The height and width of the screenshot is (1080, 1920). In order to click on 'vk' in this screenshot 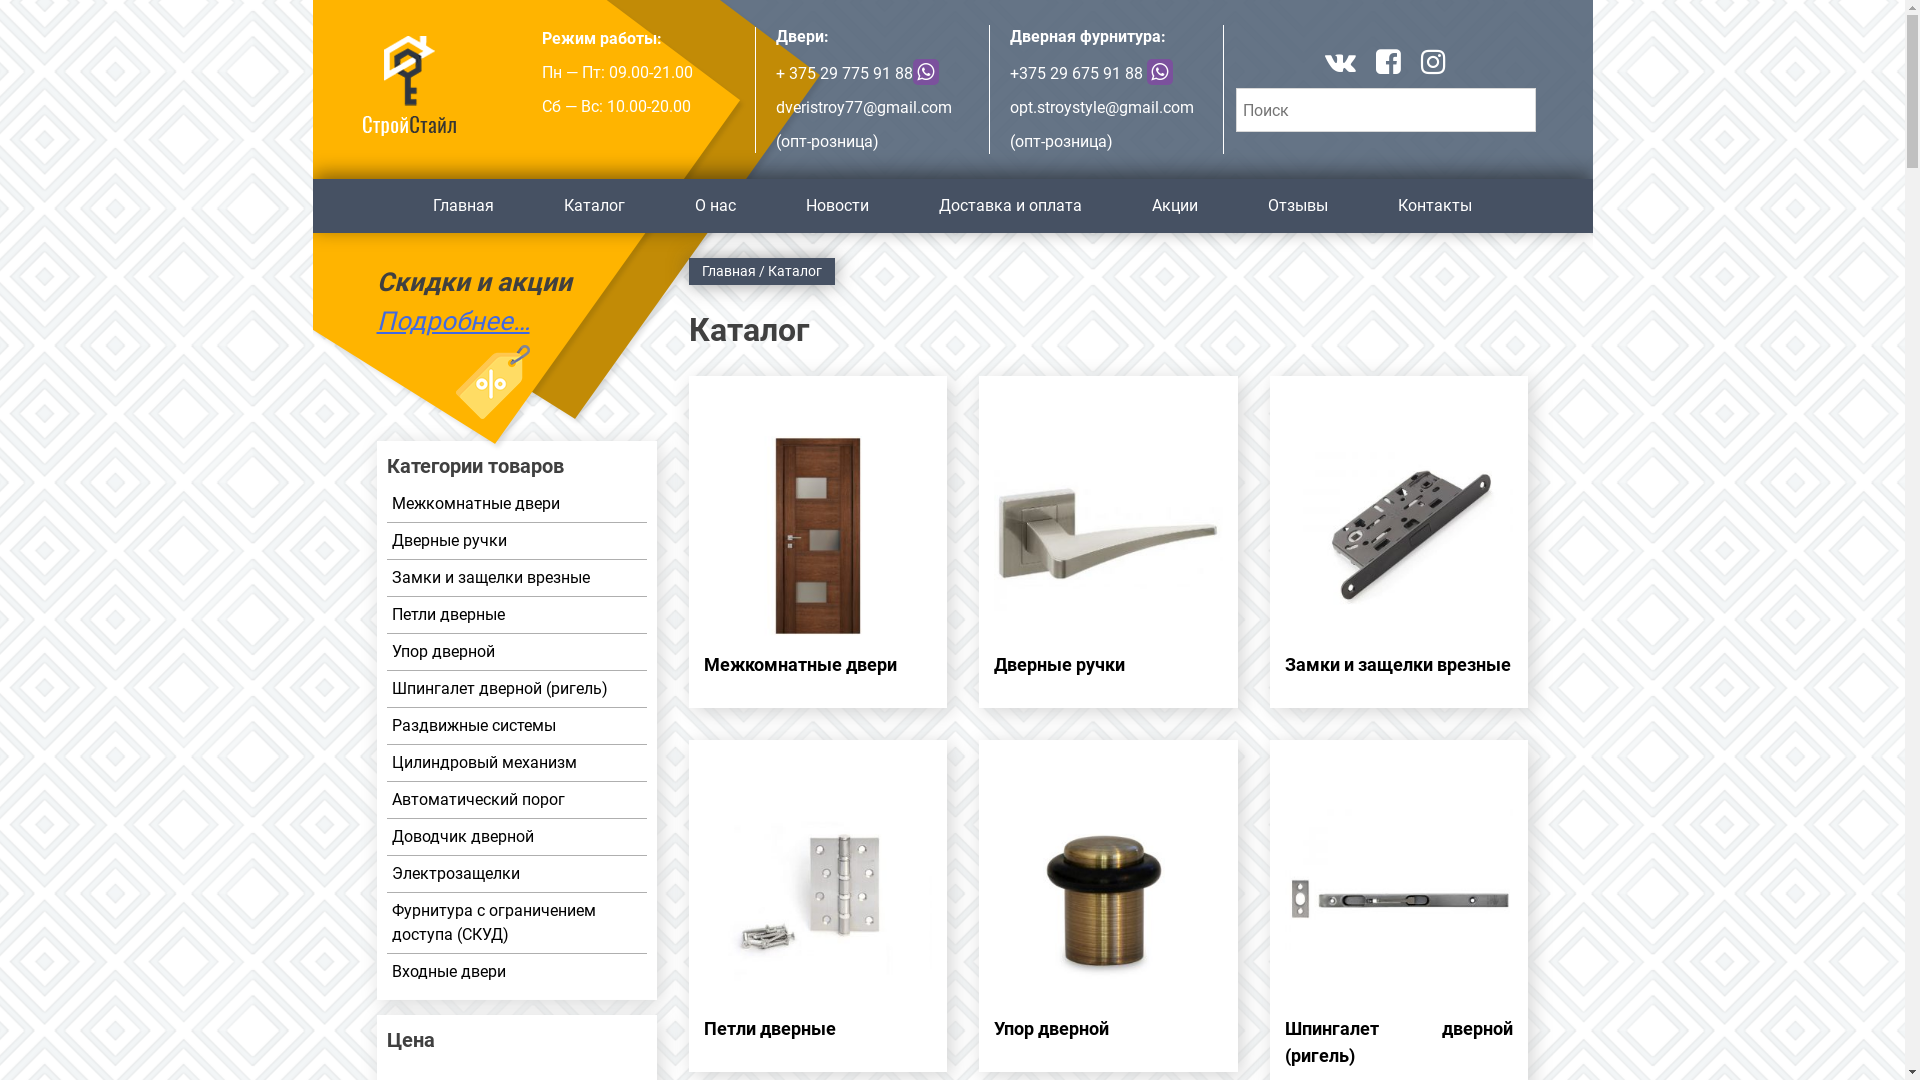, I will do `click(1324, 64)`.